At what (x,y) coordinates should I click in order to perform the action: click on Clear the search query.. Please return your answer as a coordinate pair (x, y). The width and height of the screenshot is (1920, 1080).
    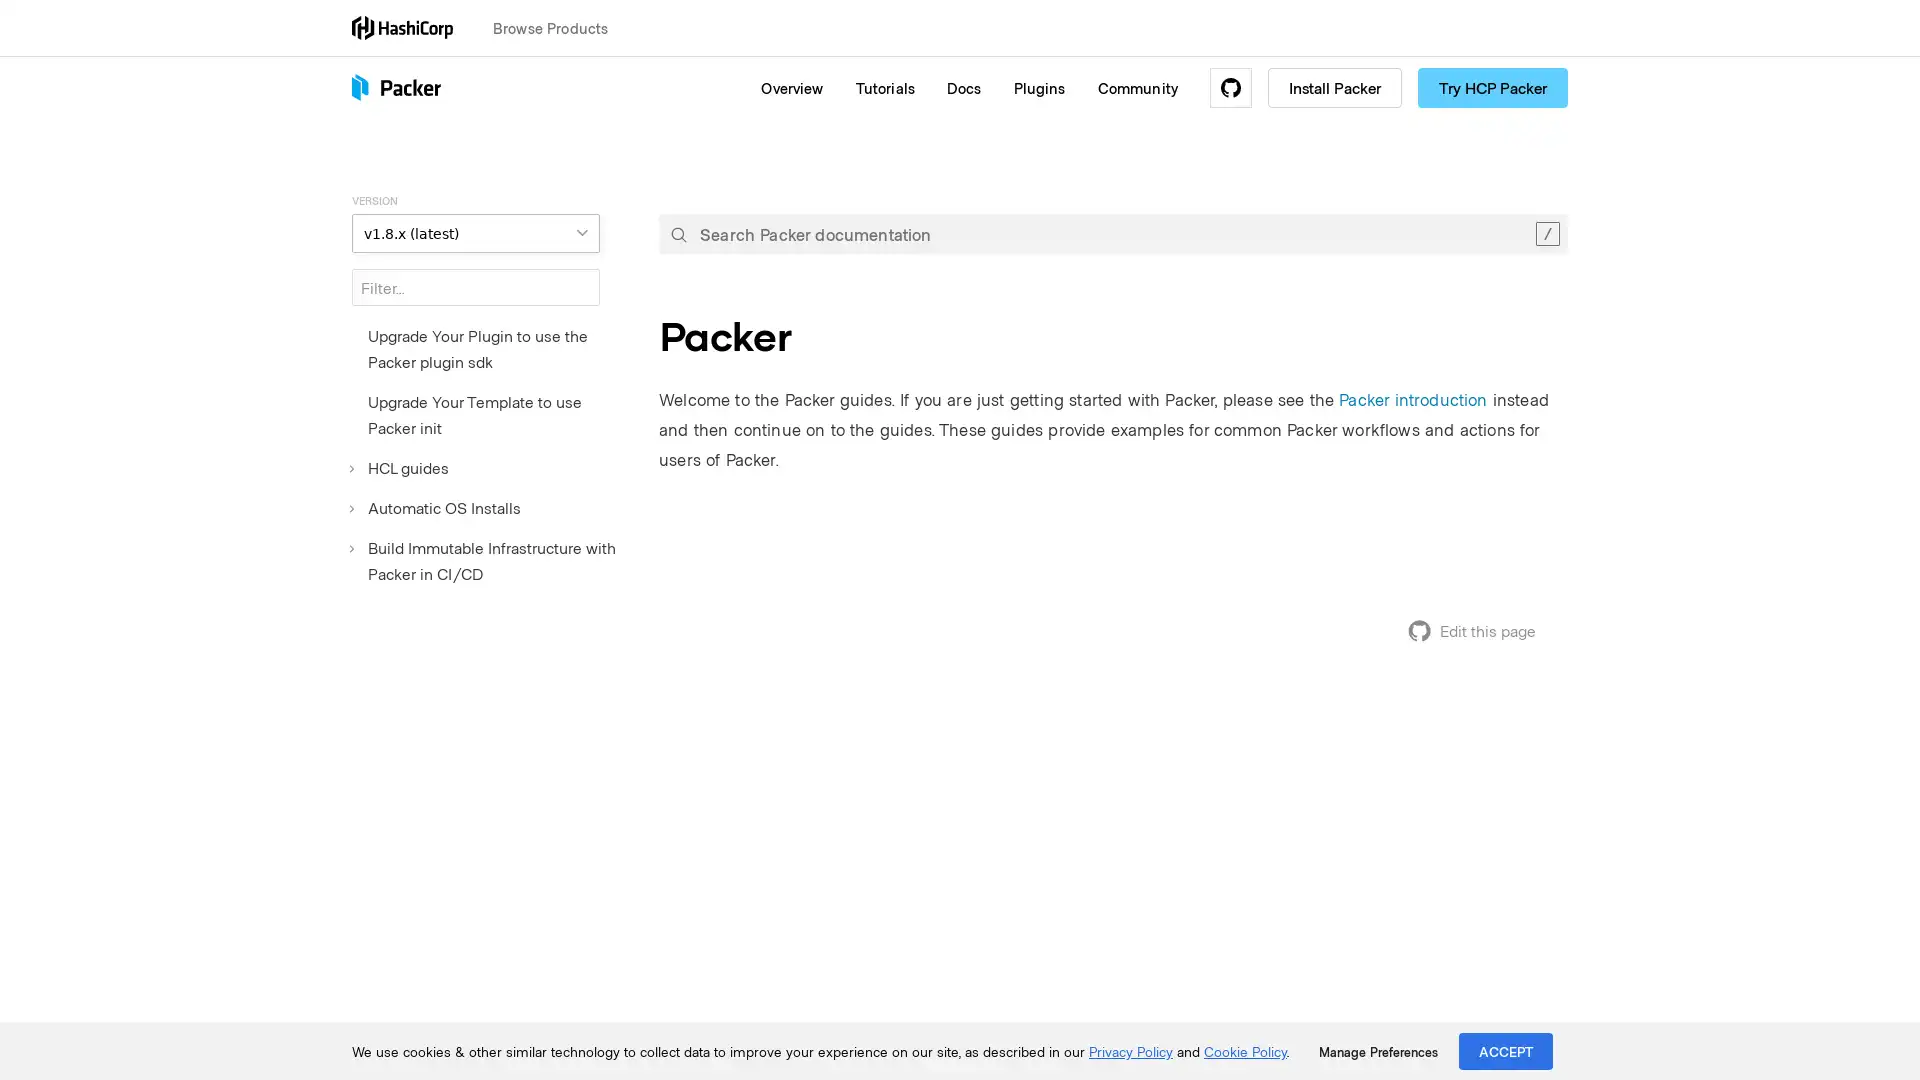
    Looking at the image, I should click on (1546, 233).